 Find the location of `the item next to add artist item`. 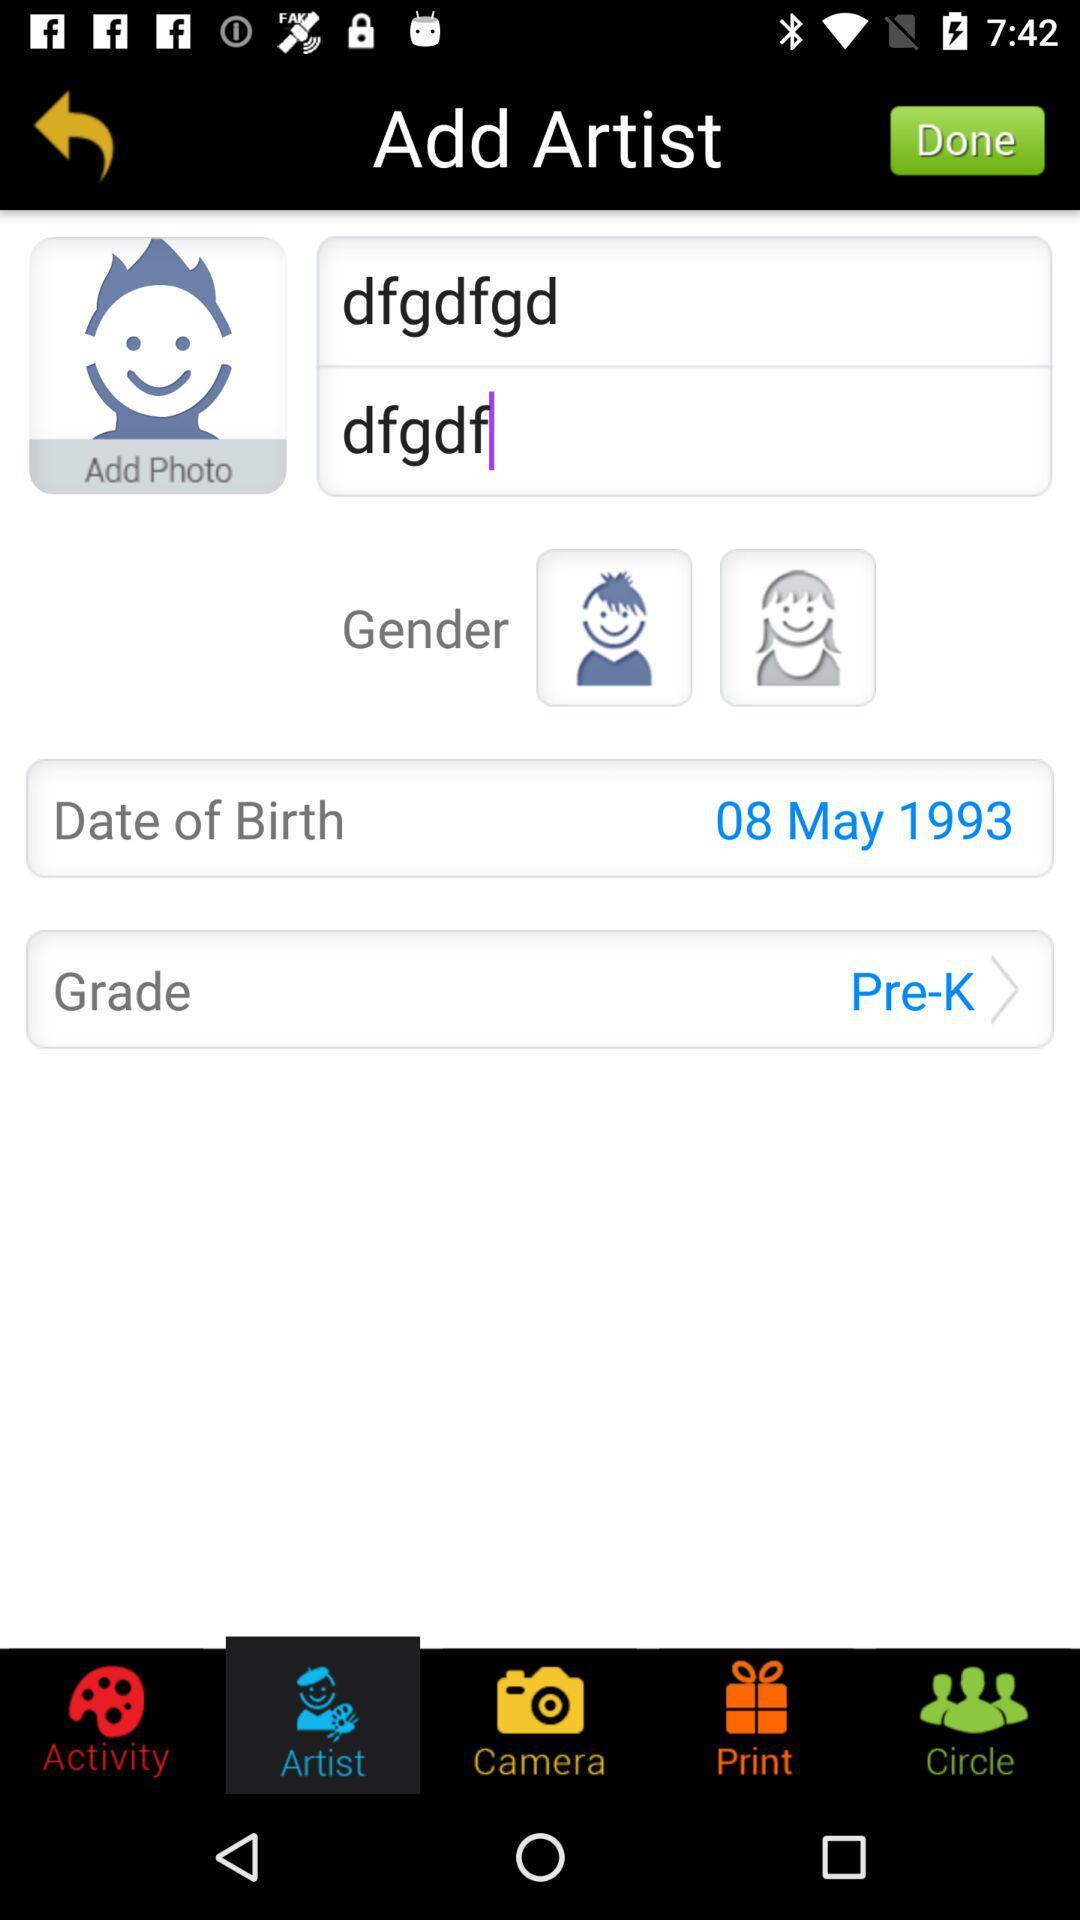

the item next to add artist item is located at coordinates (72, 135).